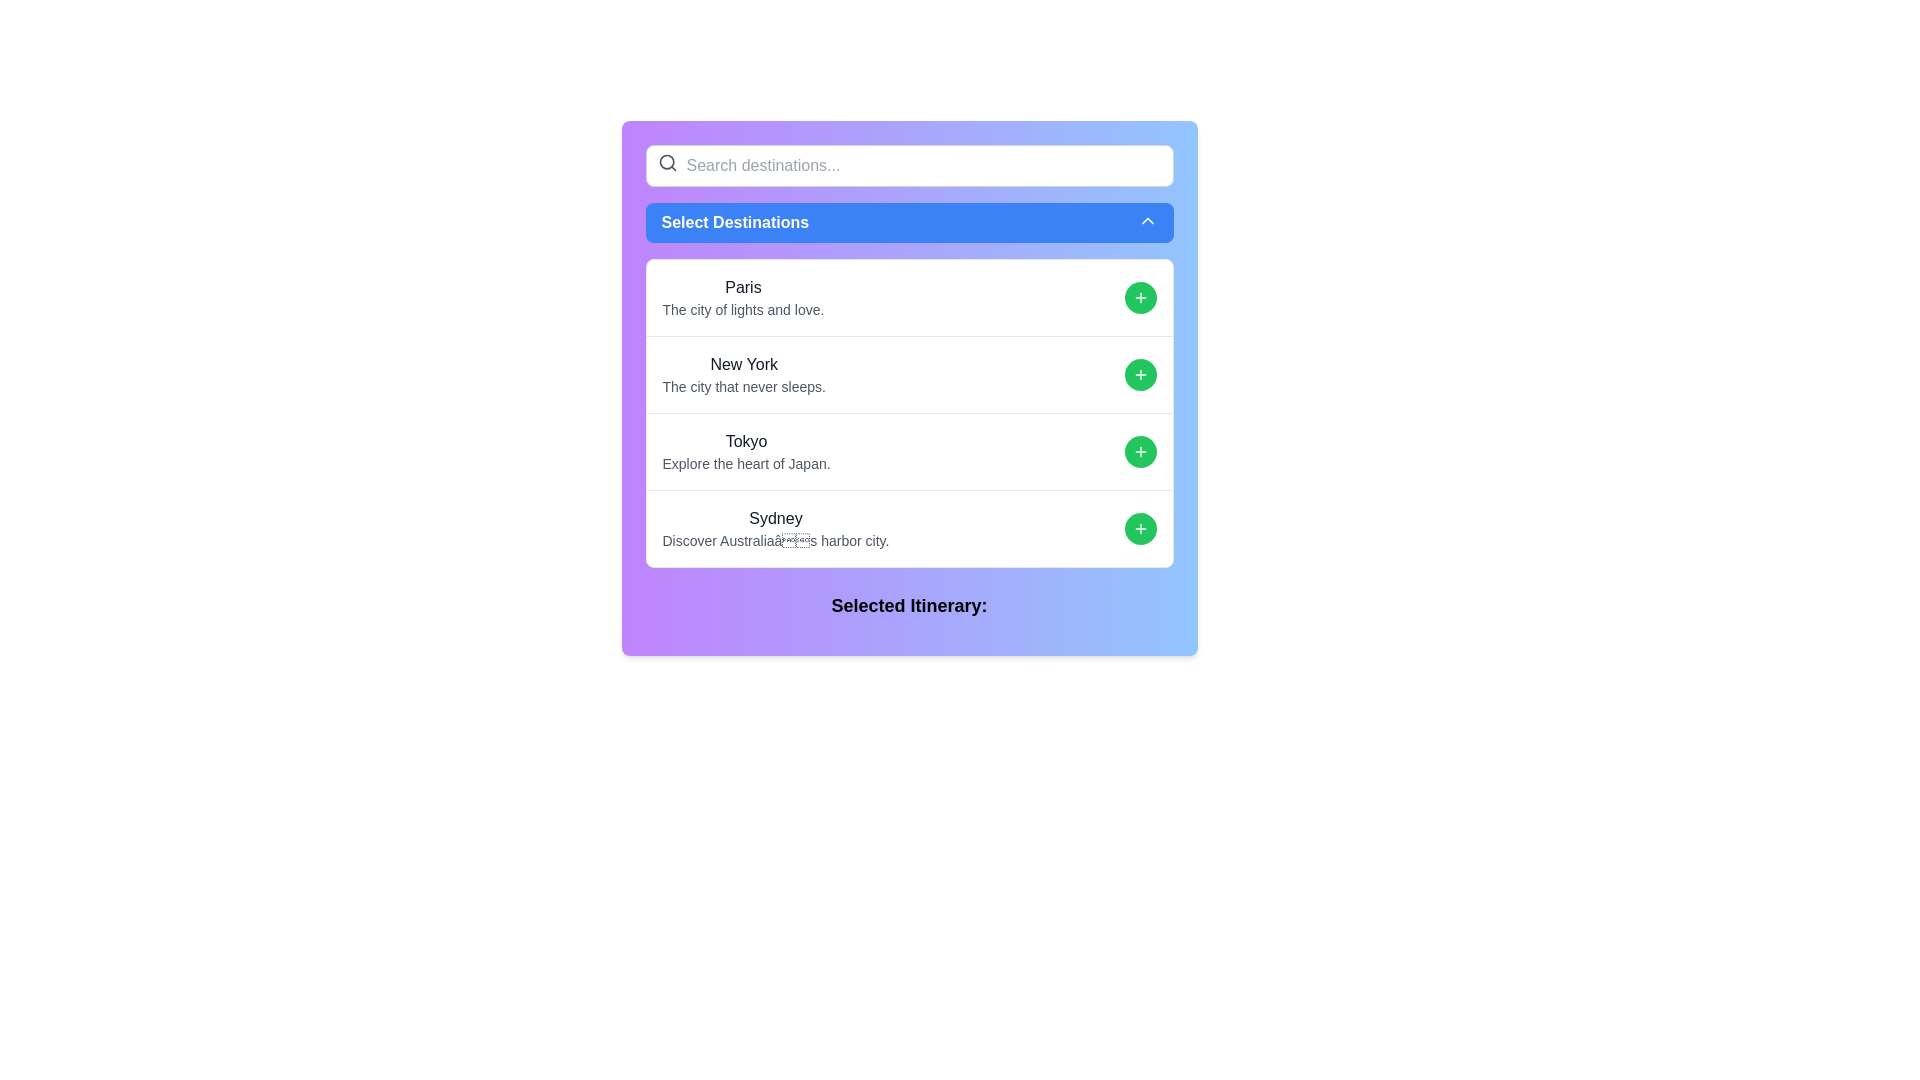 The image size is (1920, 1080). Describe the element at coordinates (745, 463) in the screenshot. I see `the descriptive text element located beneath the 'Tokyo' heading in the 'Select Destinations' section` at that location.